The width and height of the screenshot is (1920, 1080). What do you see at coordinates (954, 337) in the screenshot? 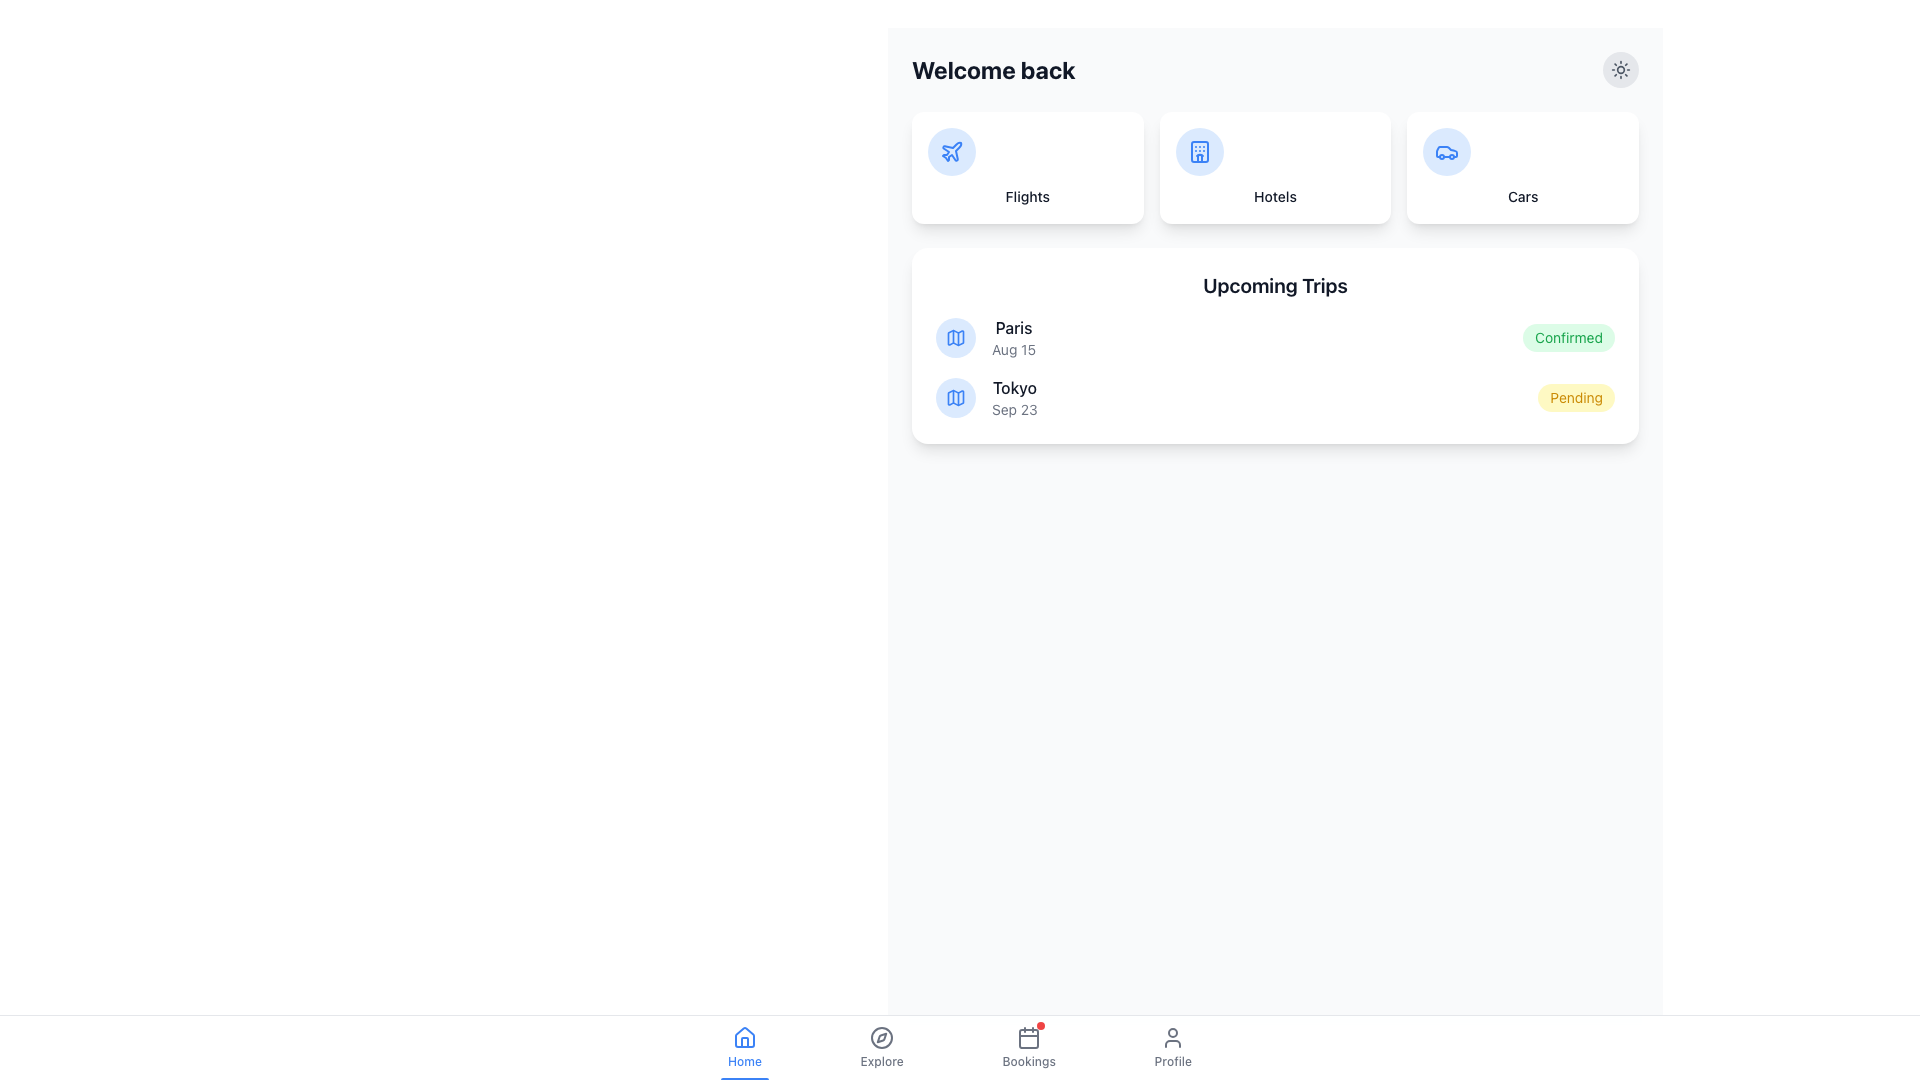
I see `the map icon located beneath the 'Upcoming Trips' section, which represents the 'Tokyo' trip` at bounding box center [954, 337].